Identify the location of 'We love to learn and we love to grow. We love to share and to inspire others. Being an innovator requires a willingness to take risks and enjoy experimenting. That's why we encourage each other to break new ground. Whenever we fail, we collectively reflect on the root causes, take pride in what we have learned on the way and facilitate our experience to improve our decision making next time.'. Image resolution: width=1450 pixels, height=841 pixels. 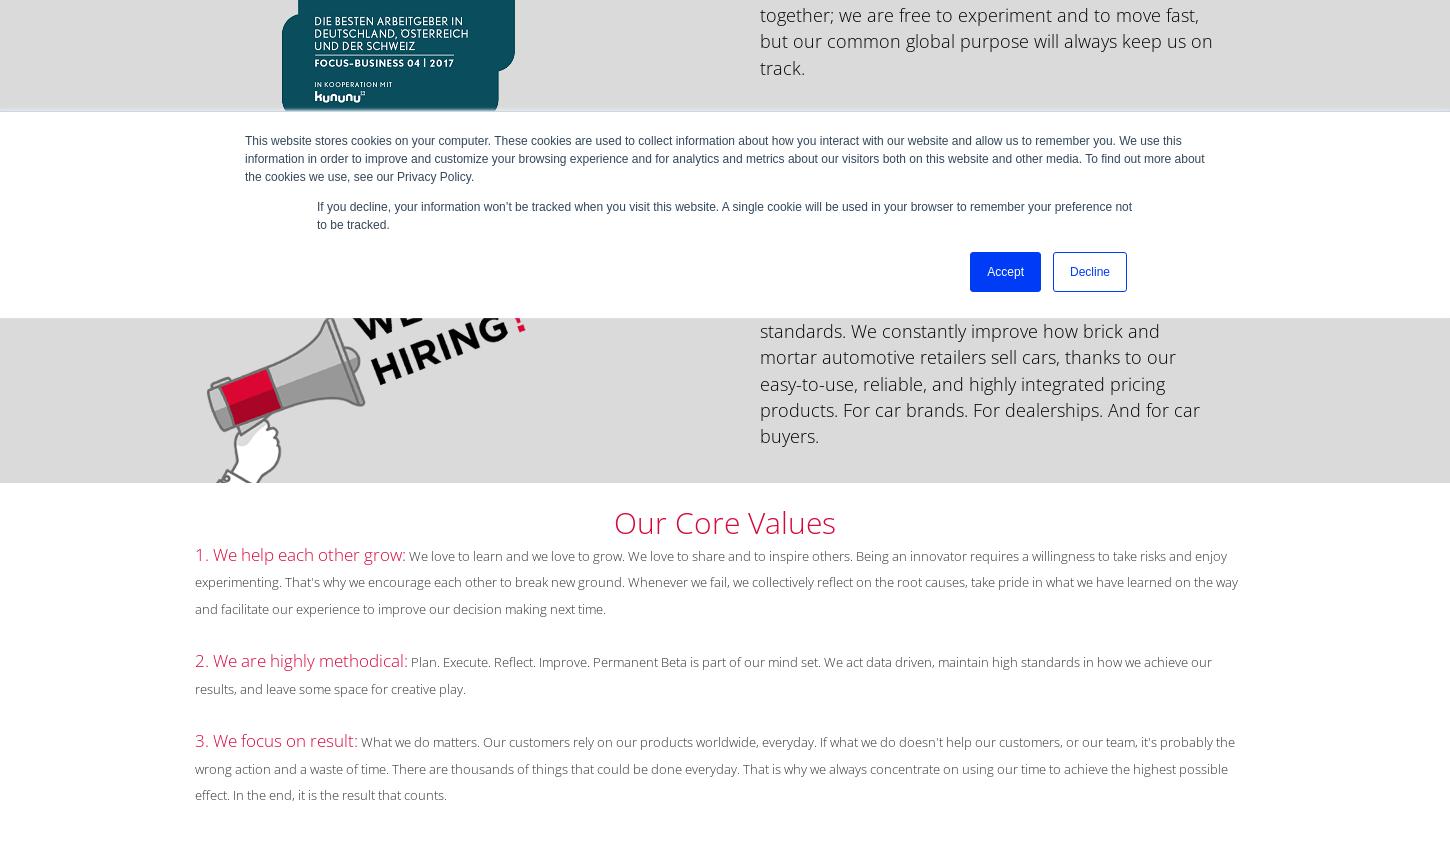
(194, 581).